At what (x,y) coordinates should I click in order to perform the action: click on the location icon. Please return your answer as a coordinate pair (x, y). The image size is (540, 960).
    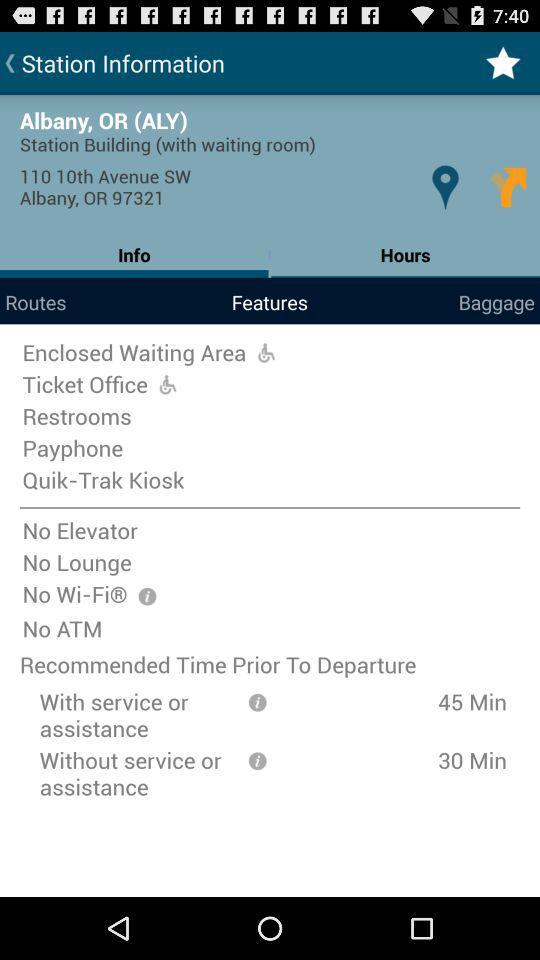
    Looking at the image, I should click on (445, 200).